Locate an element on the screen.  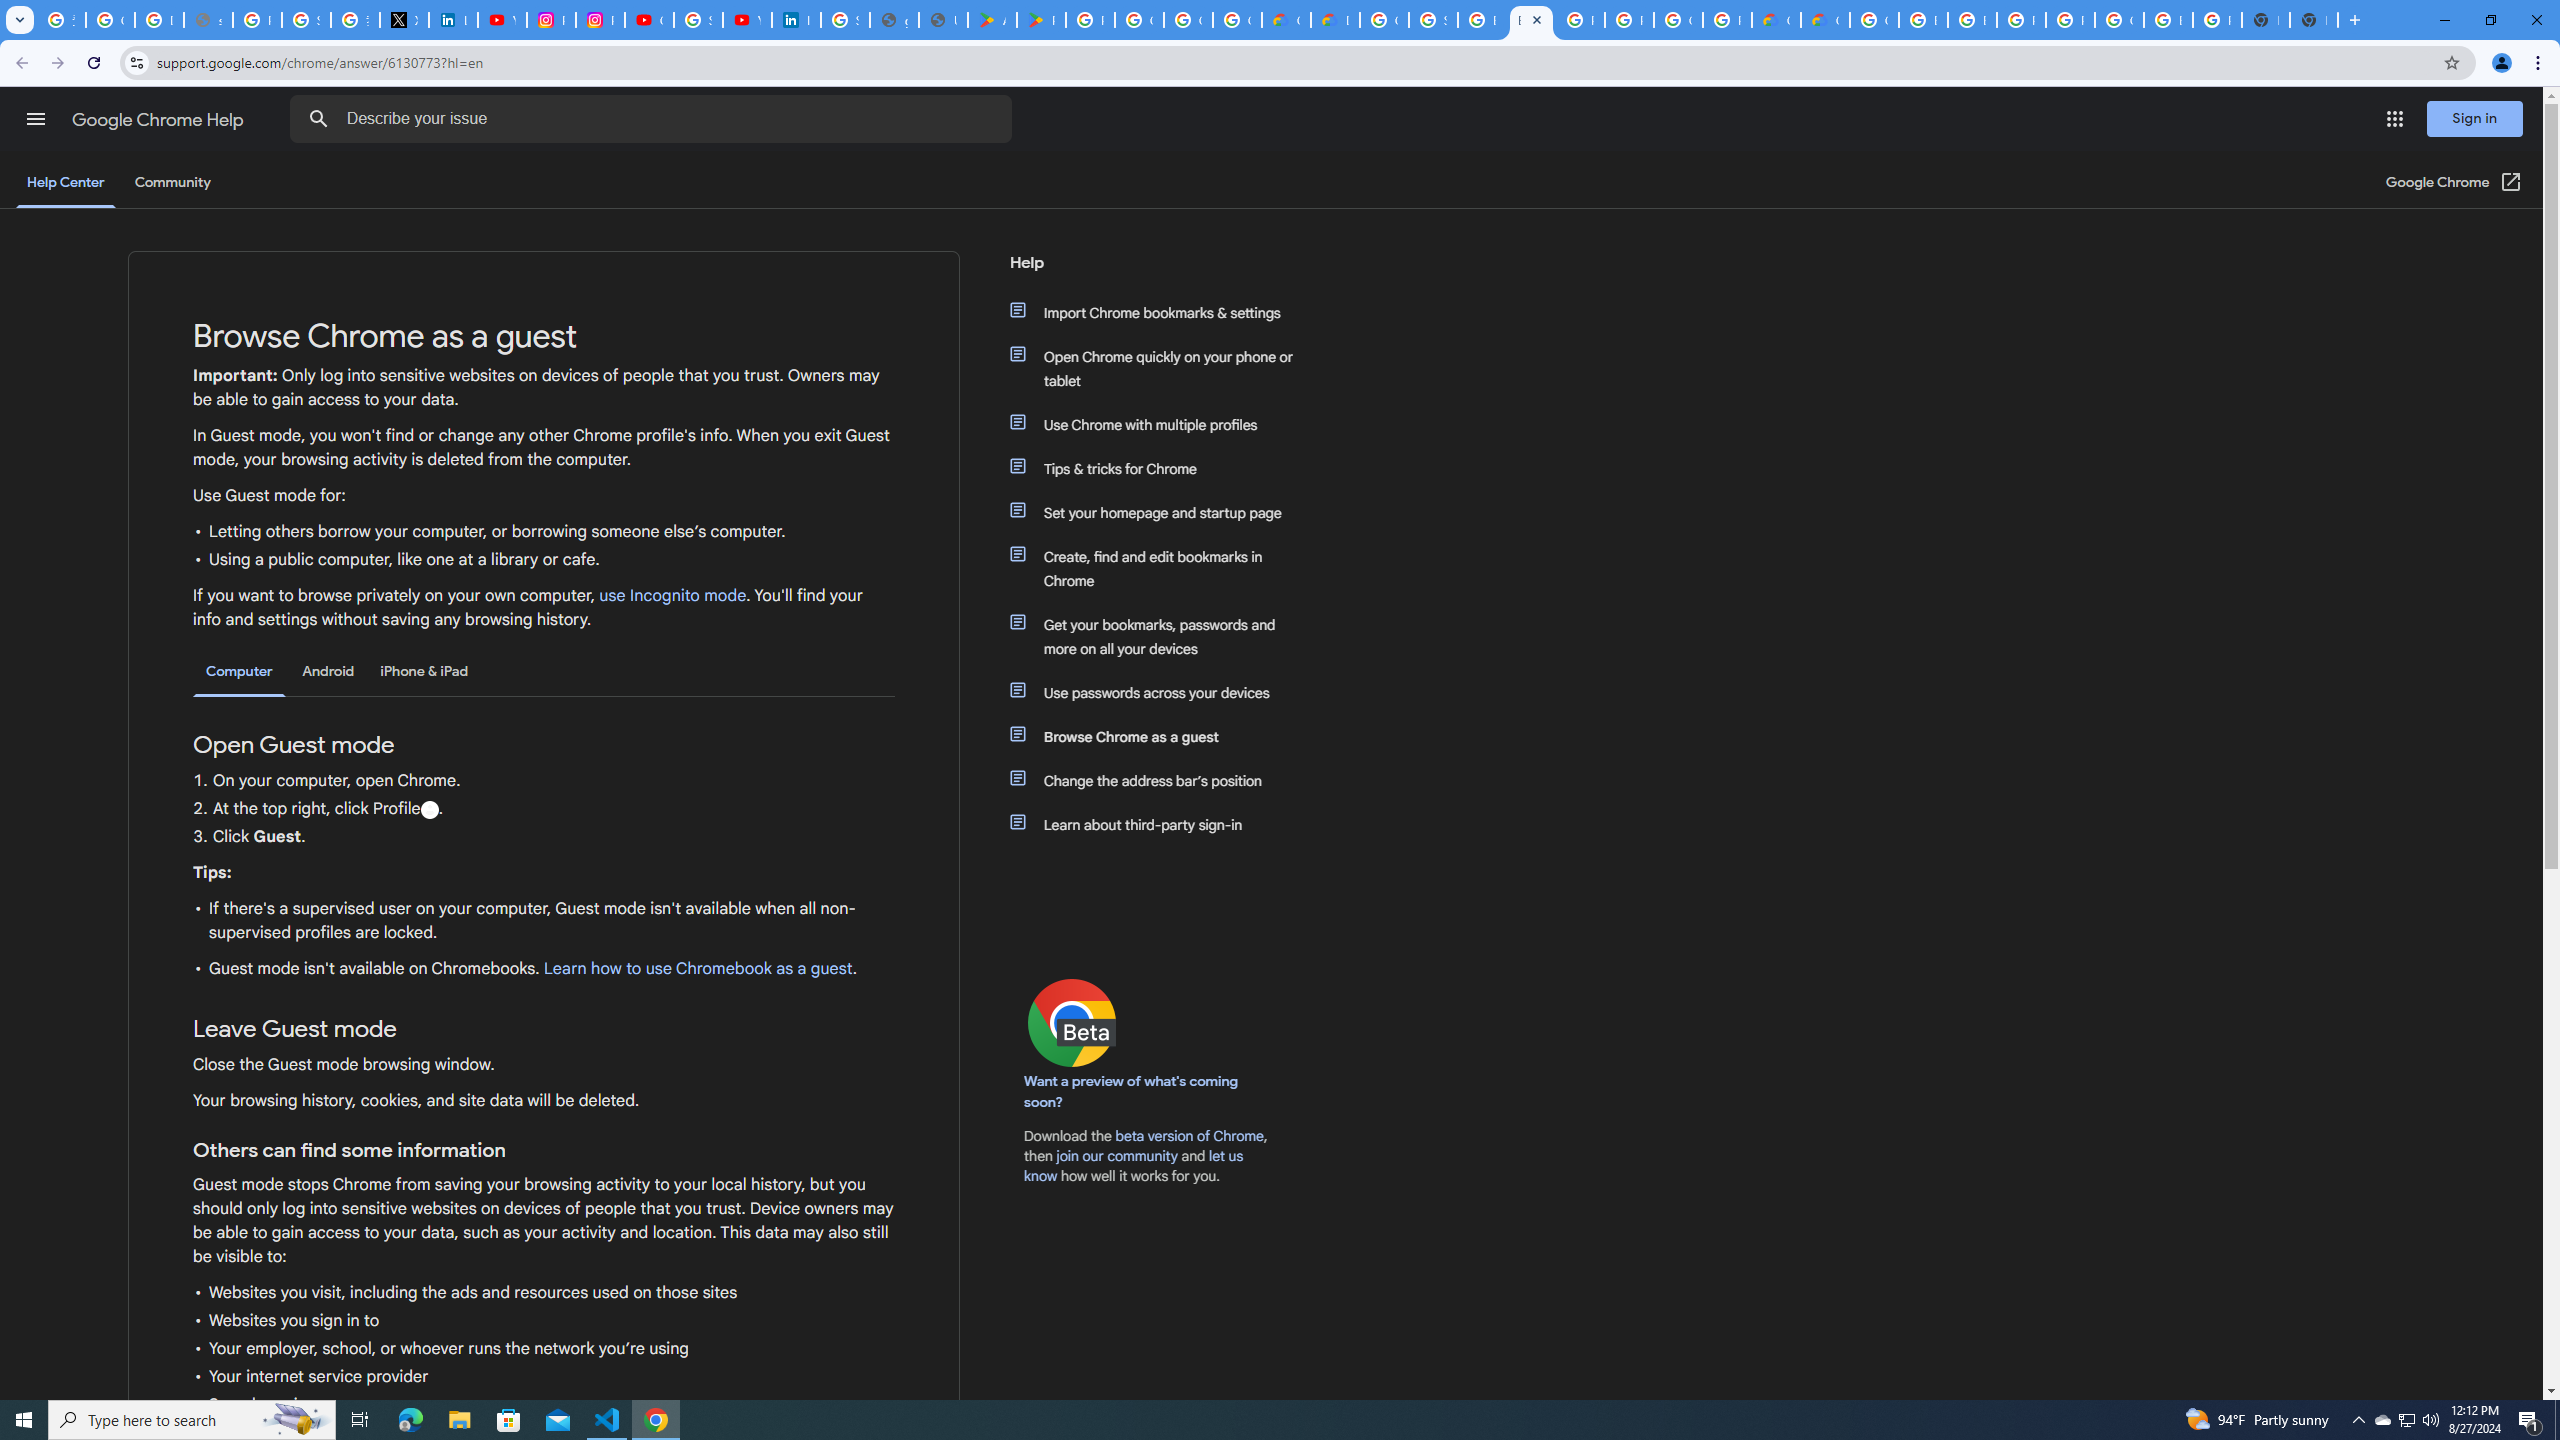
'YouTube Content Monetization Policies - How YouTube Works' is located at coordinates (501, 19).